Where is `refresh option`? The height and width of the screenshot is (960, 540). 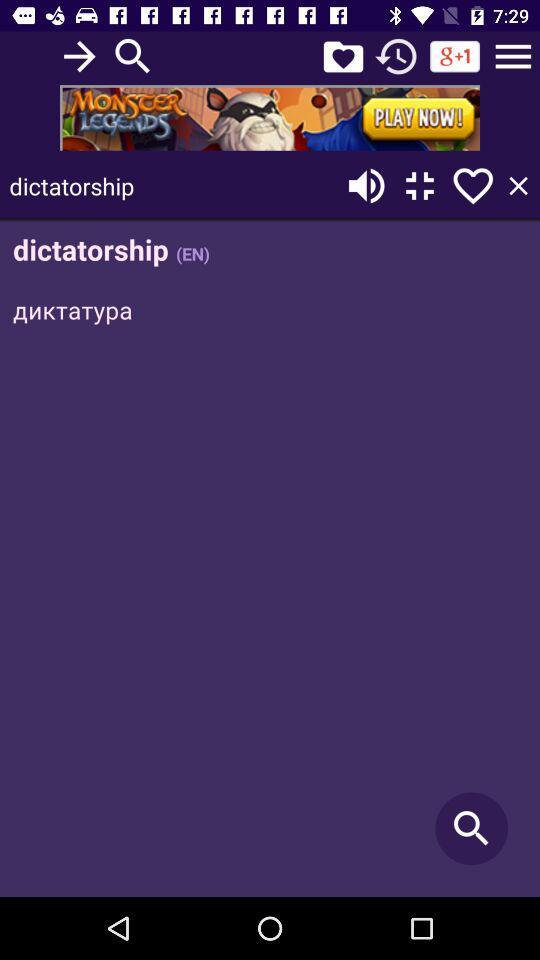 refresh option is located at coordinates (396, 55).